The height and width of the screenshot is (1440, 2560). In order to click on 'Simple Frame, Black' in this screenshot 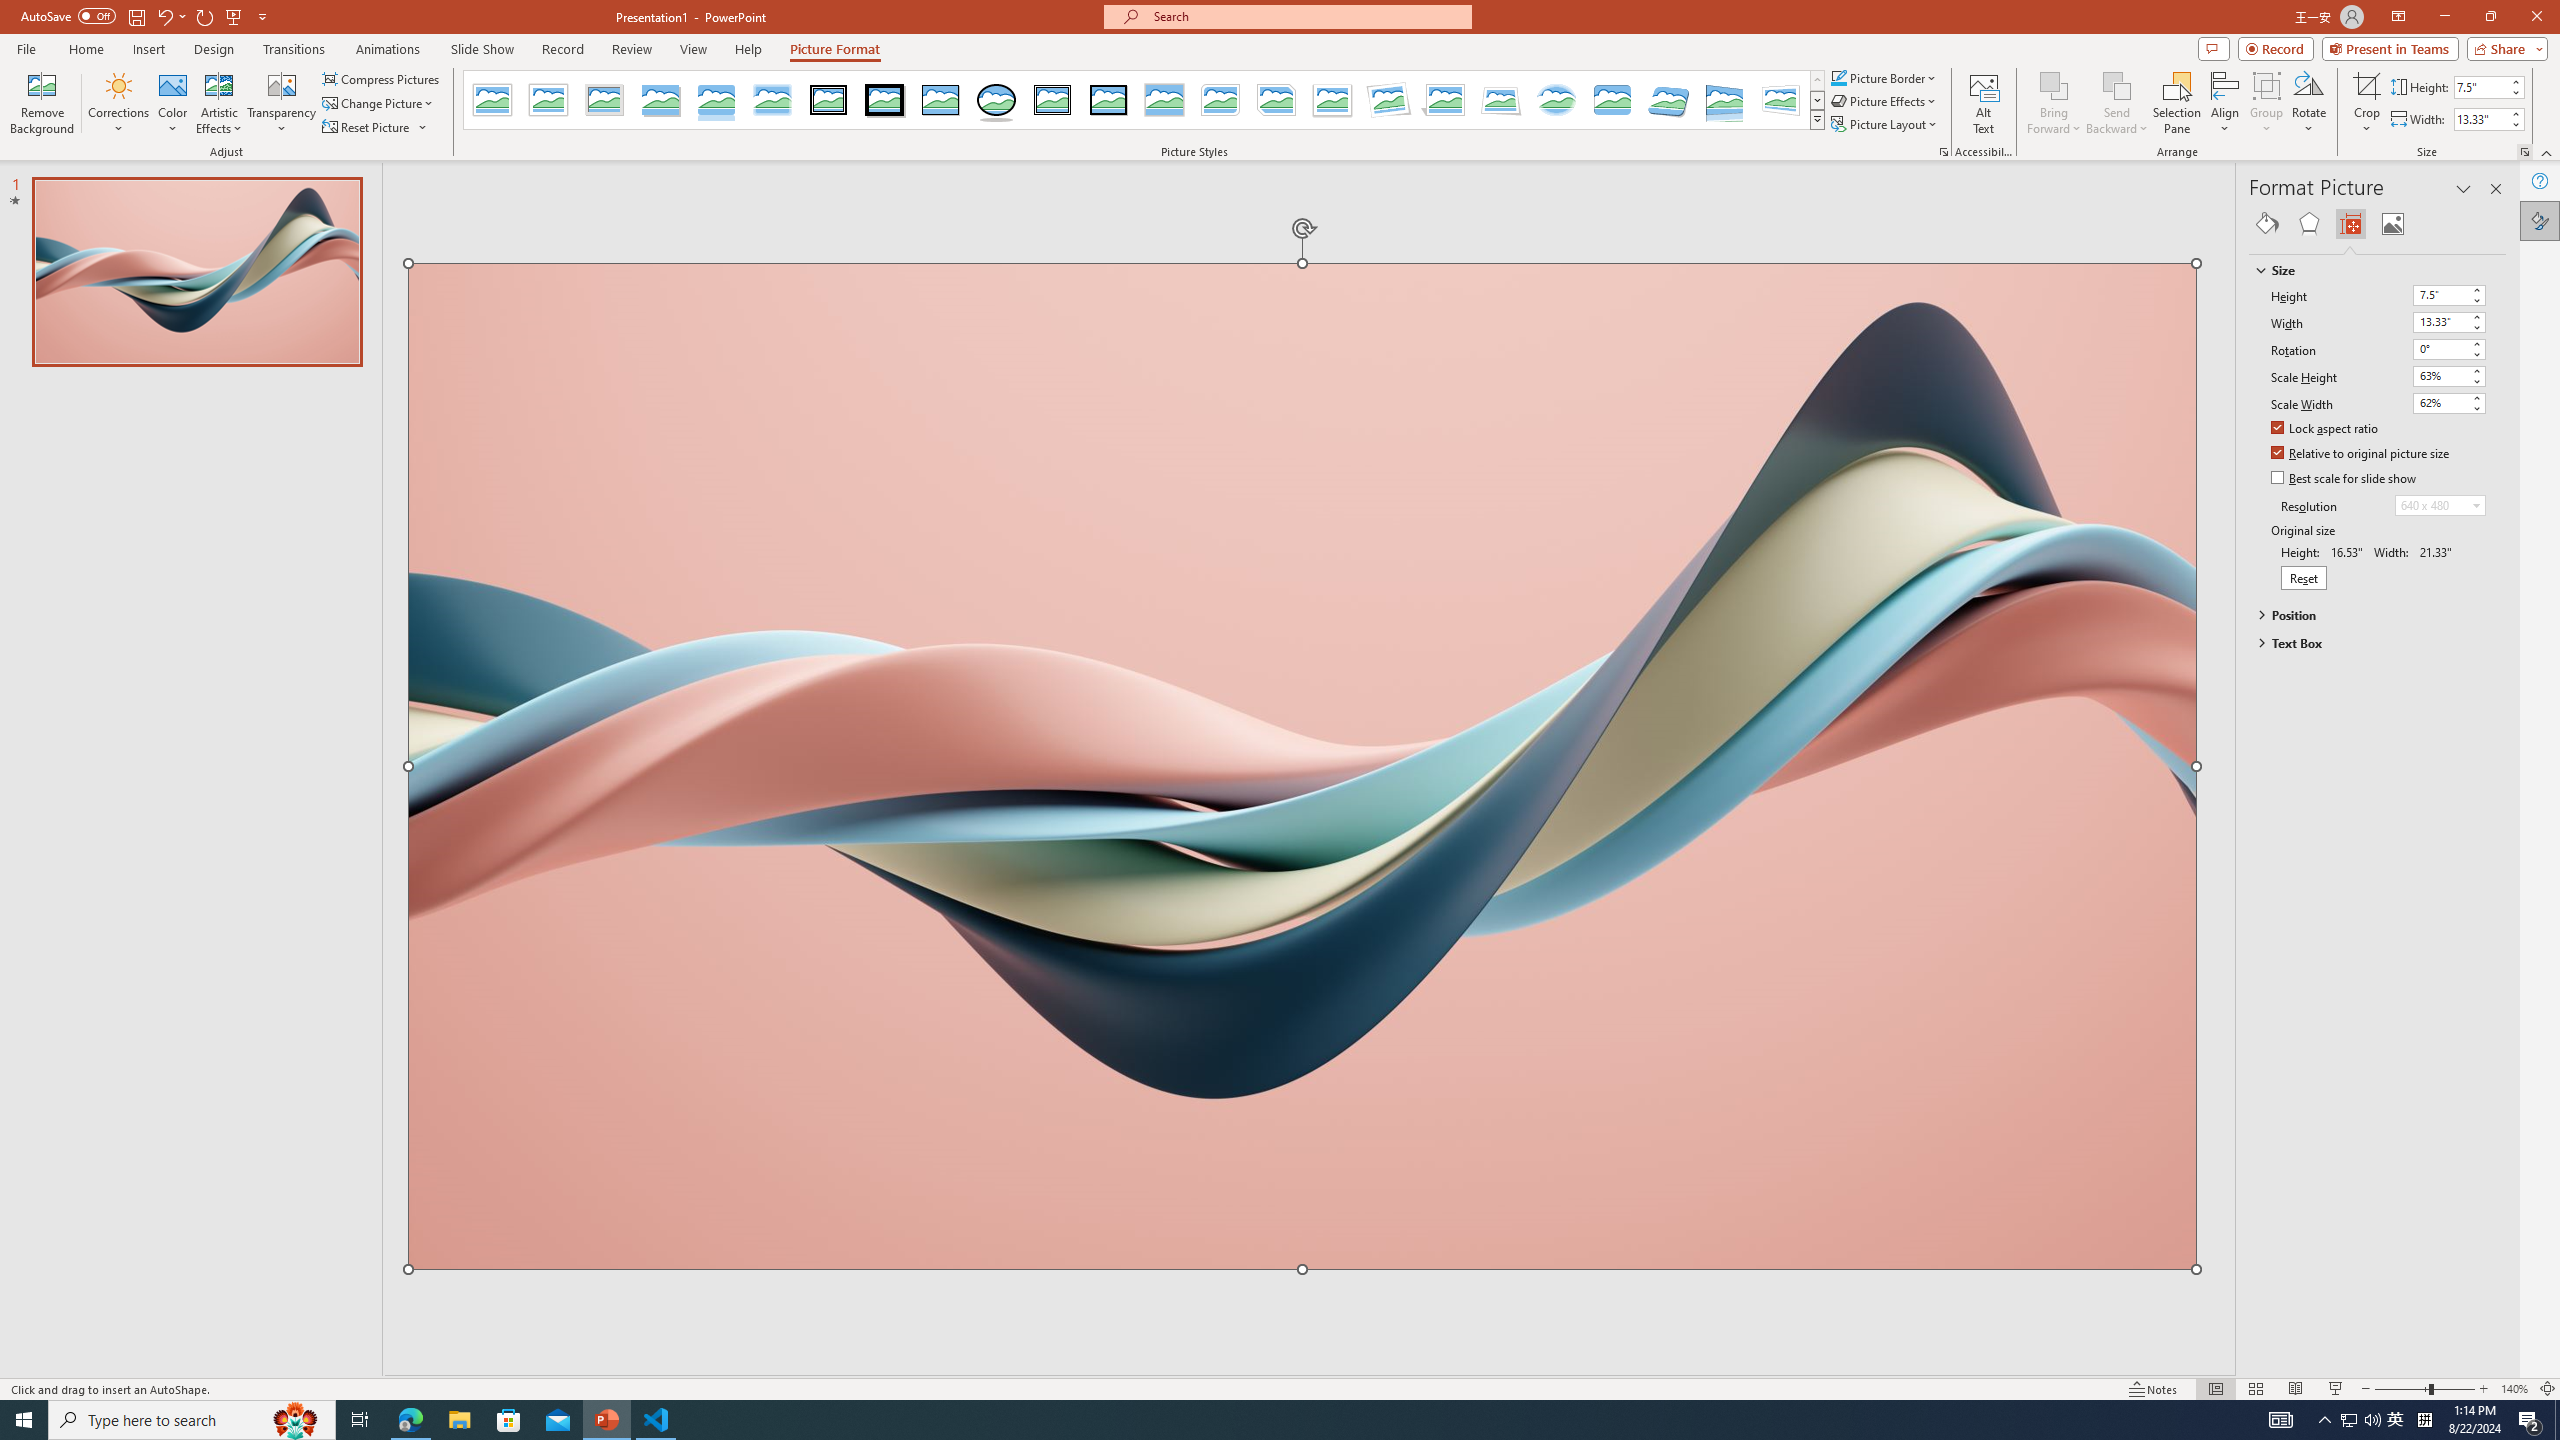, I will do `click(941, 99)`.